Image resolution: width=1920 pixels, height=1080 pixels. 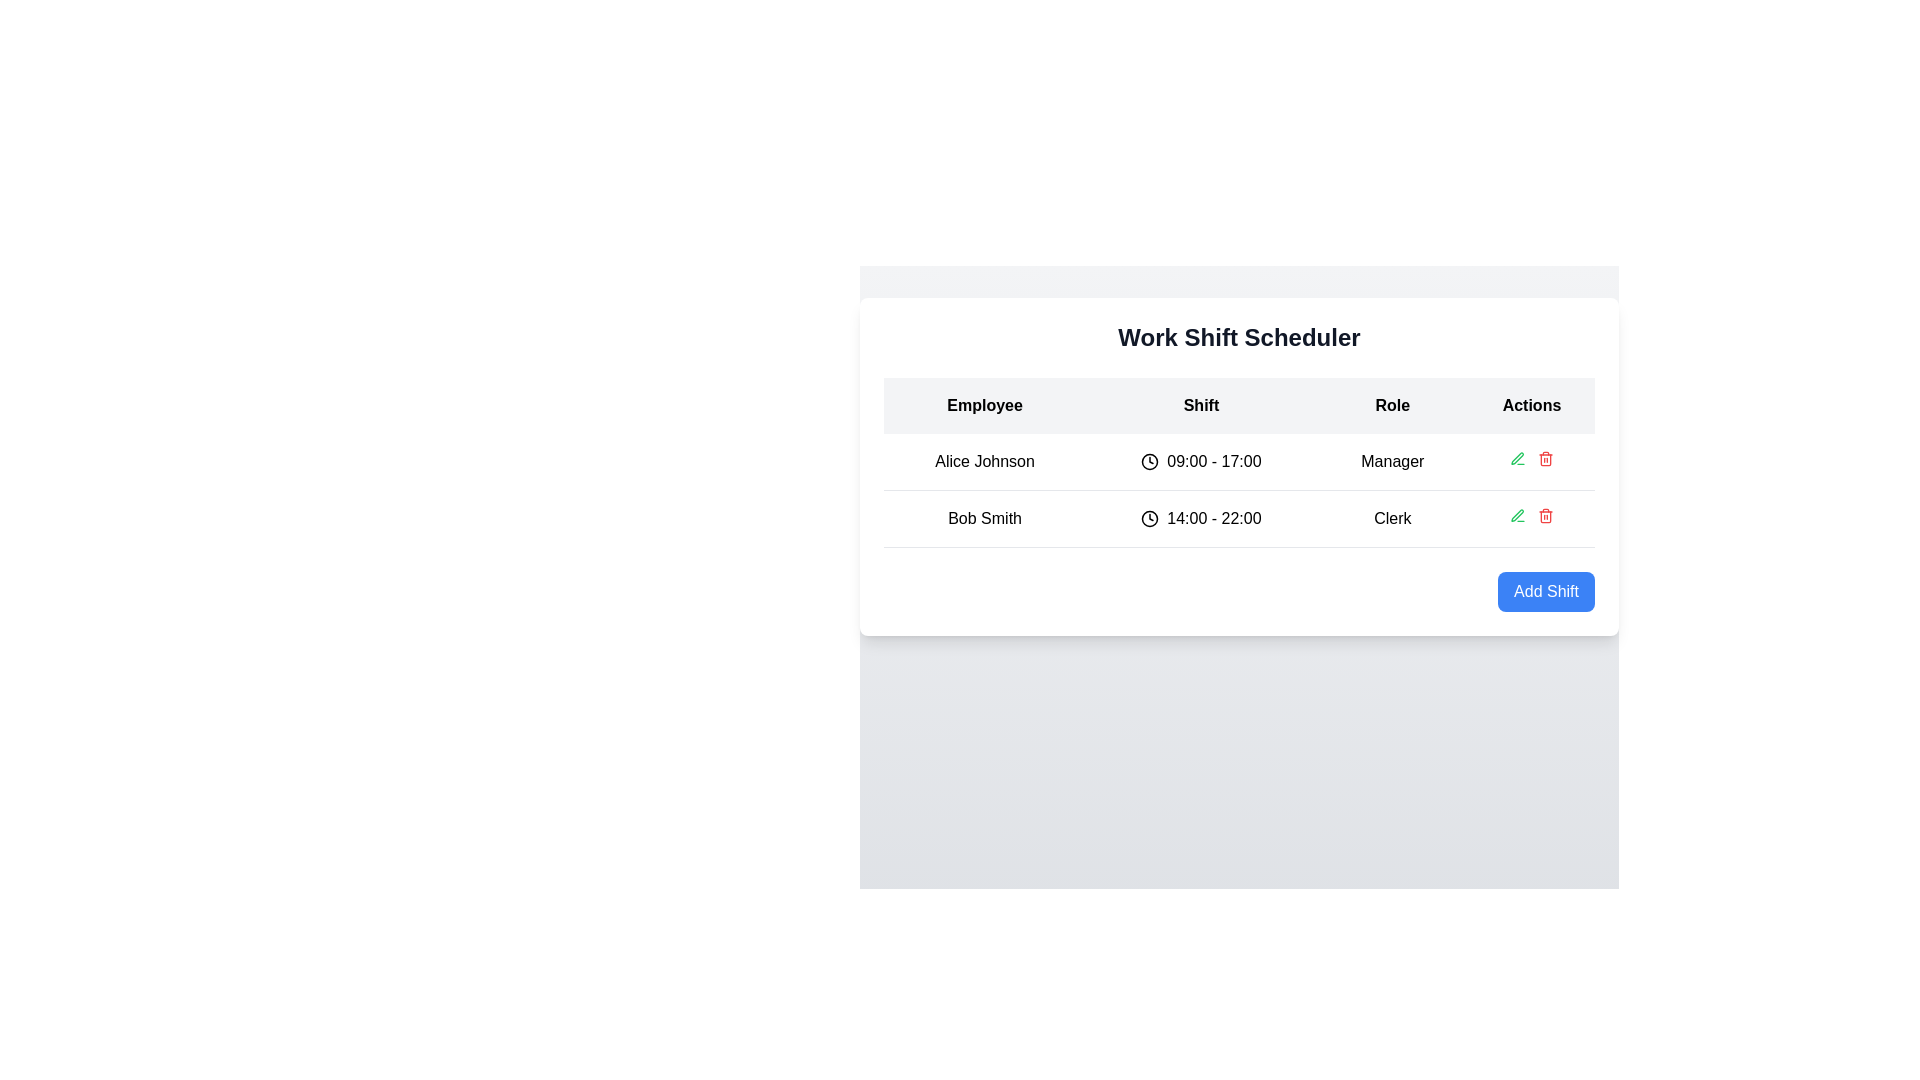 What do you see at coordinates (1391, 405) in the screenshot?
I see `the non-interactive header text label for the third column in the 'Work Shift Scheduler' panel, located between the 'Shift' and 'Actions' column headers` at bounding box center [1391, 405].